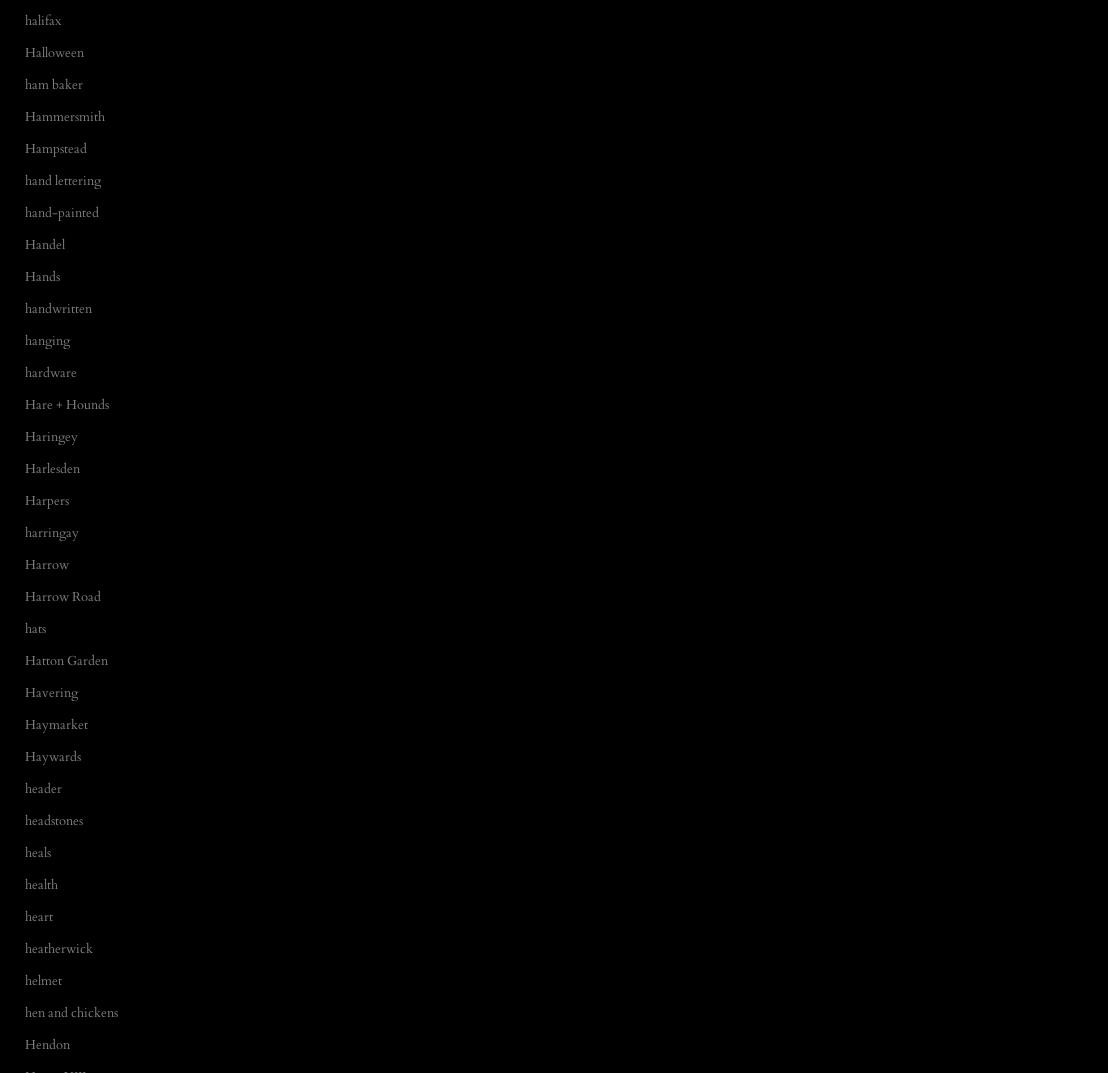  Describe the element at coordinates (25, 115) in the screenshot. I see `'Hammersmith'` at that location.